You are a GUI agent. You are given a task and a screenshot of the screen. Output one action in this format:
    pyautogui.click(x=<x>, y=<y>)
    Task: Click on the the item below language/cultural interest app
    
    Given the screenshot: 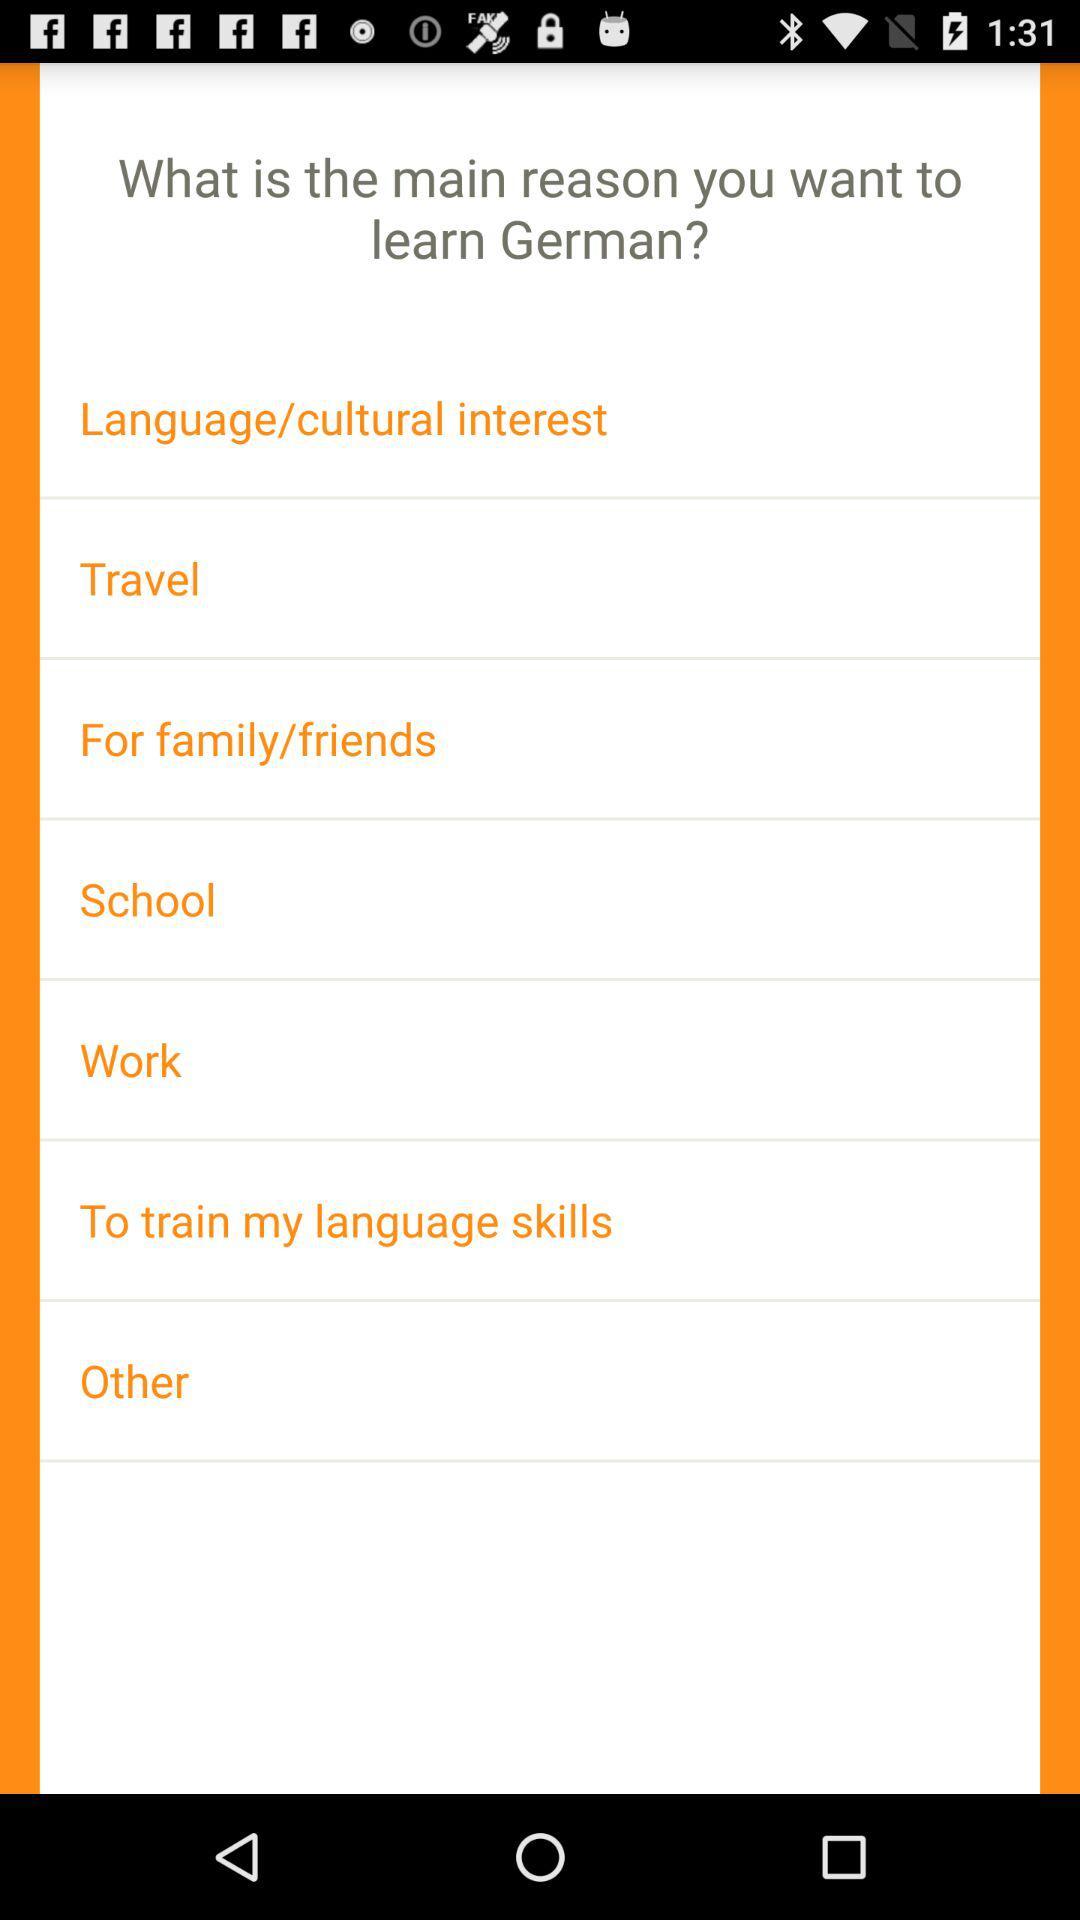 What is the action you would take?
    pyautogui.click(x=540, y=577)
    